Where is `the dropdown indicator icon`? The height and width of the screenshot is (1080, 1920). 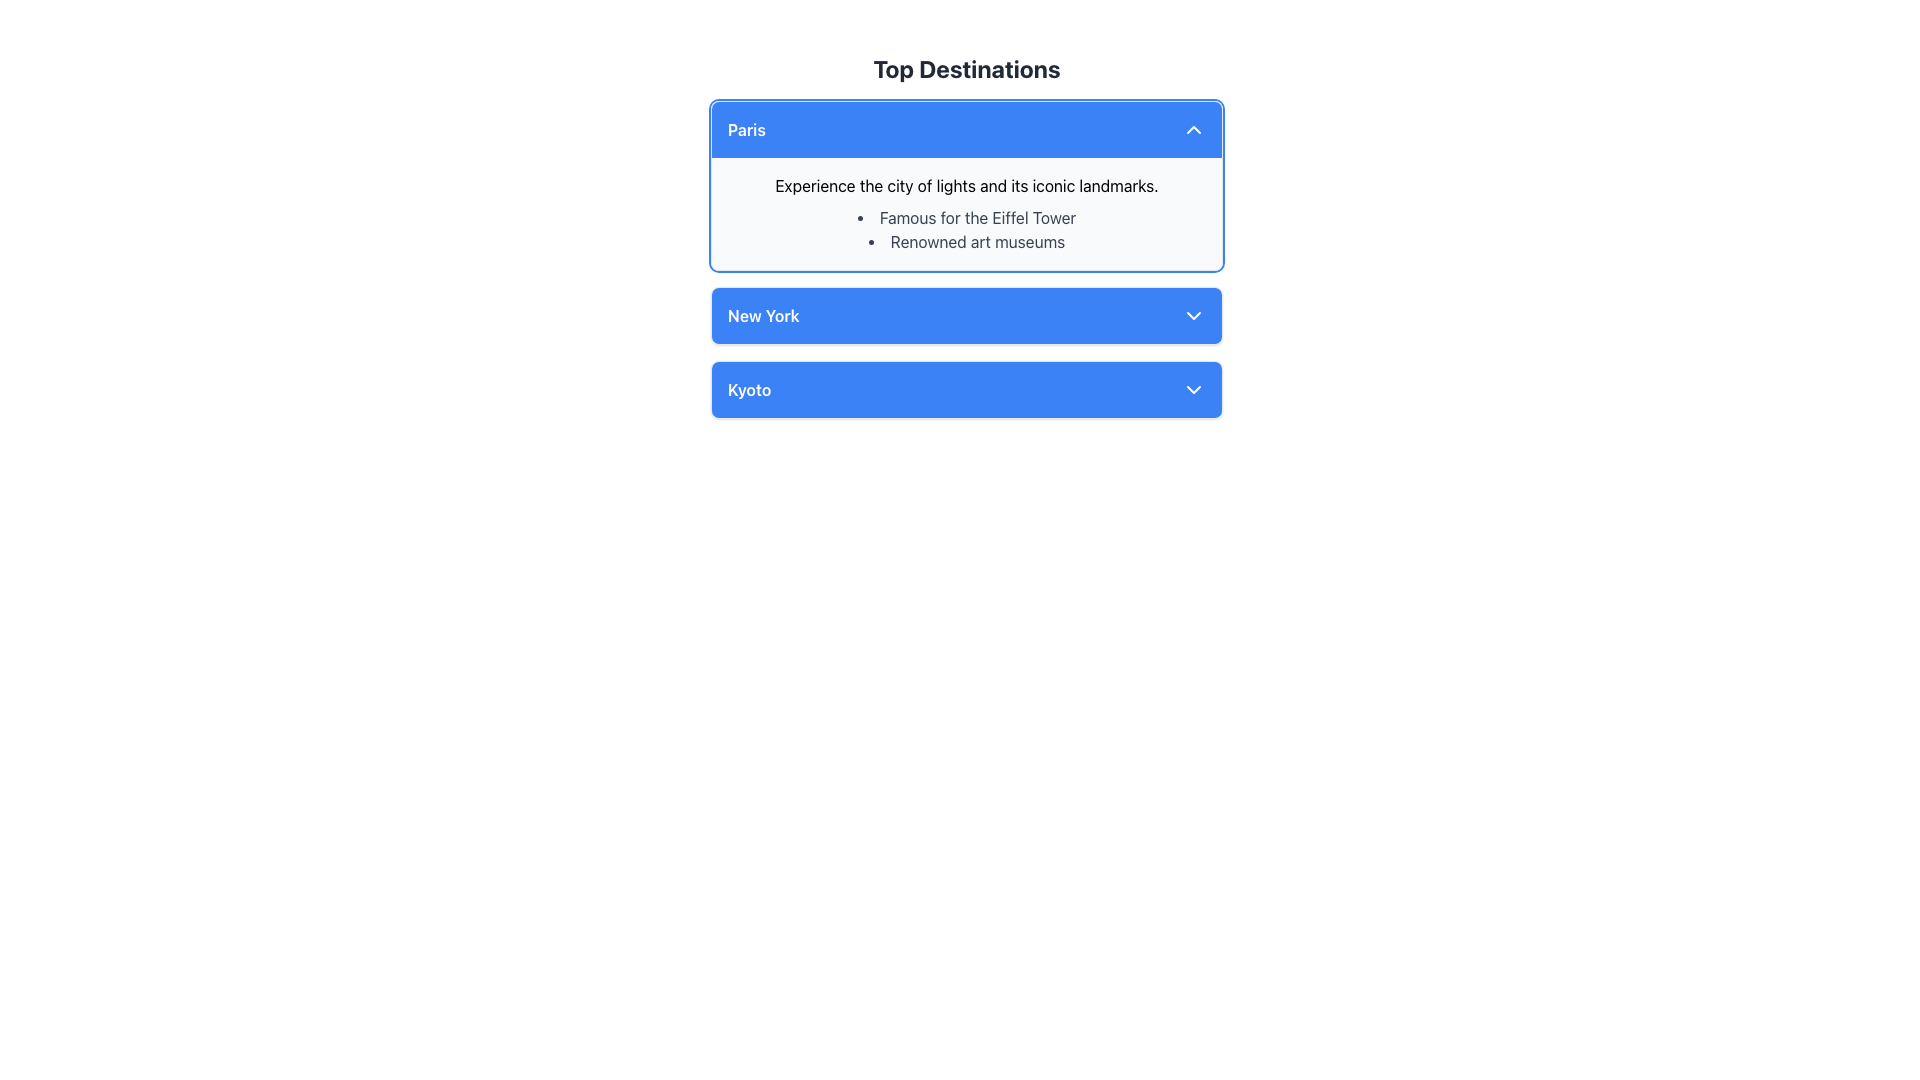 the dropdown indicator icon is located at coordinates (1194, 315).